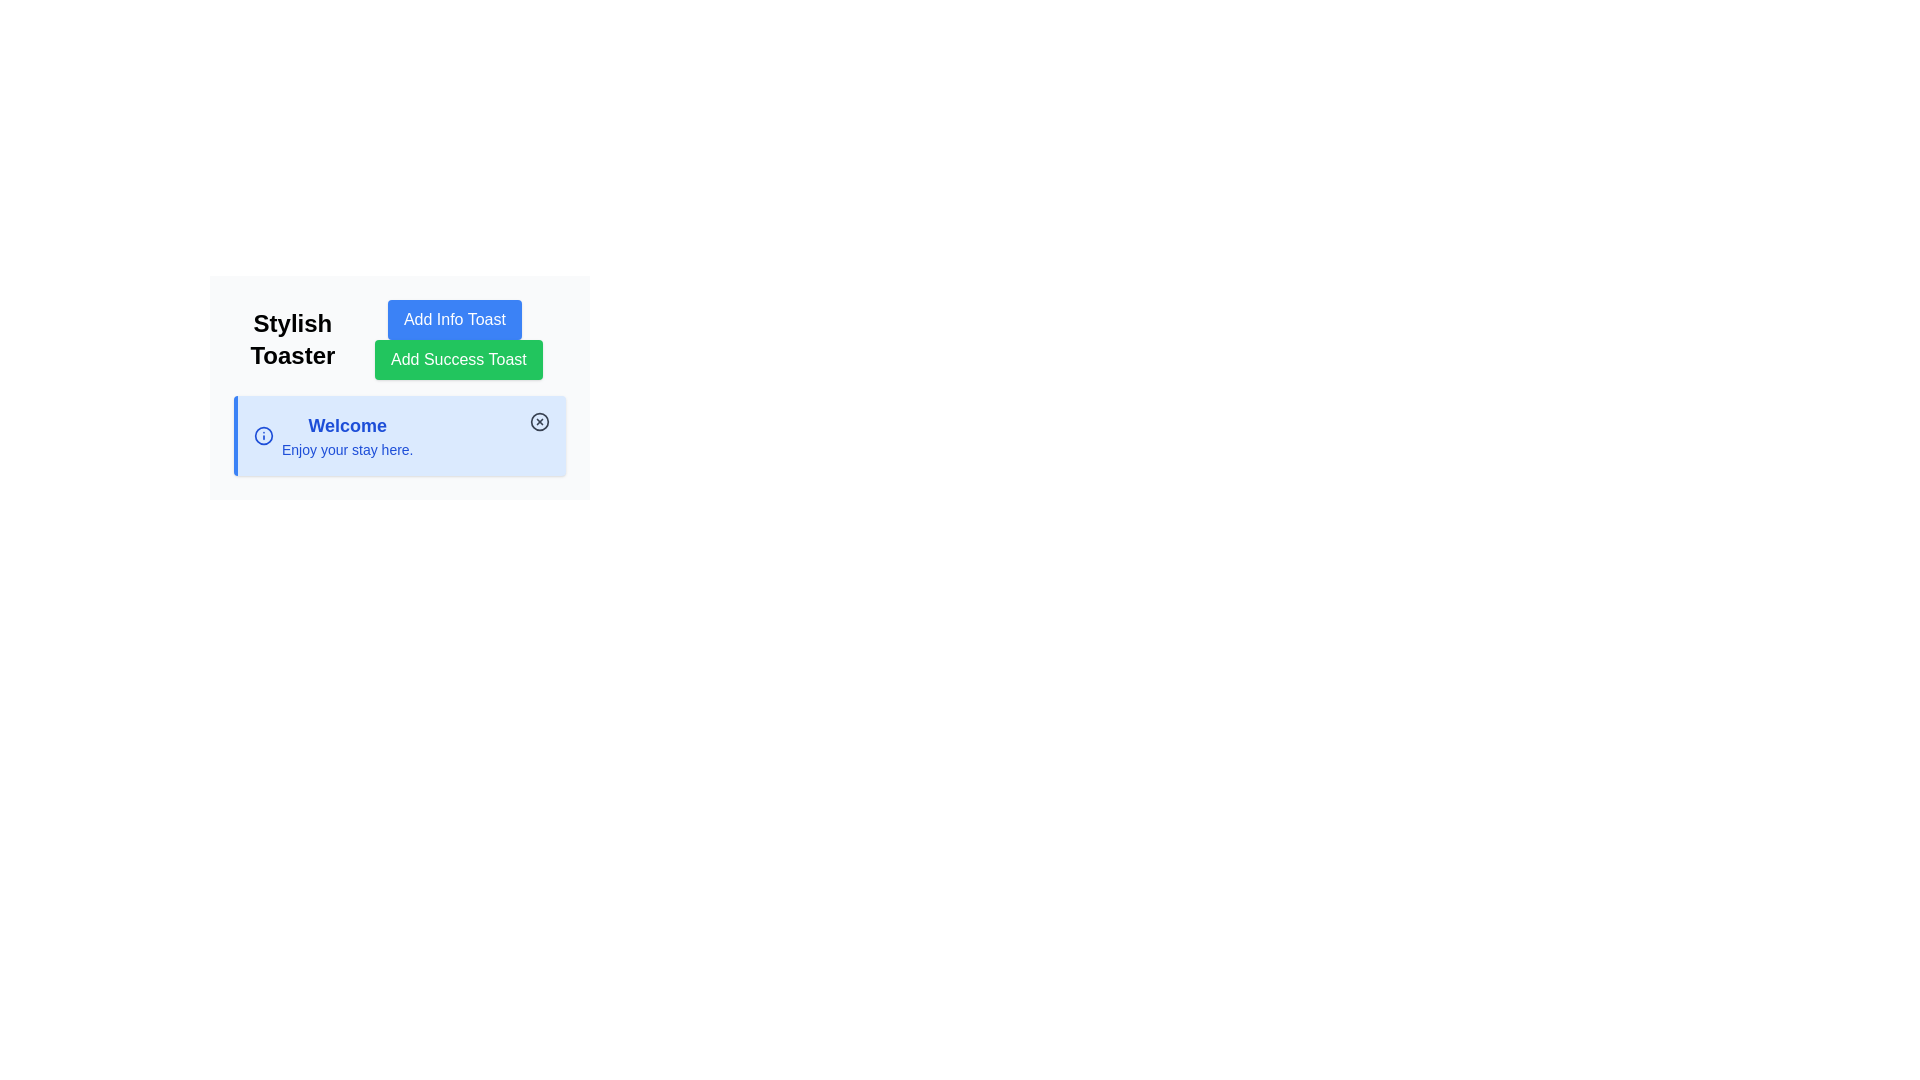 This screenshot has width=1920, height=1080. What do you see at coordinates (333, 434) in the screenshot?
I see `the text block displaying 'Welcome'` at bounding box center [333, 434].